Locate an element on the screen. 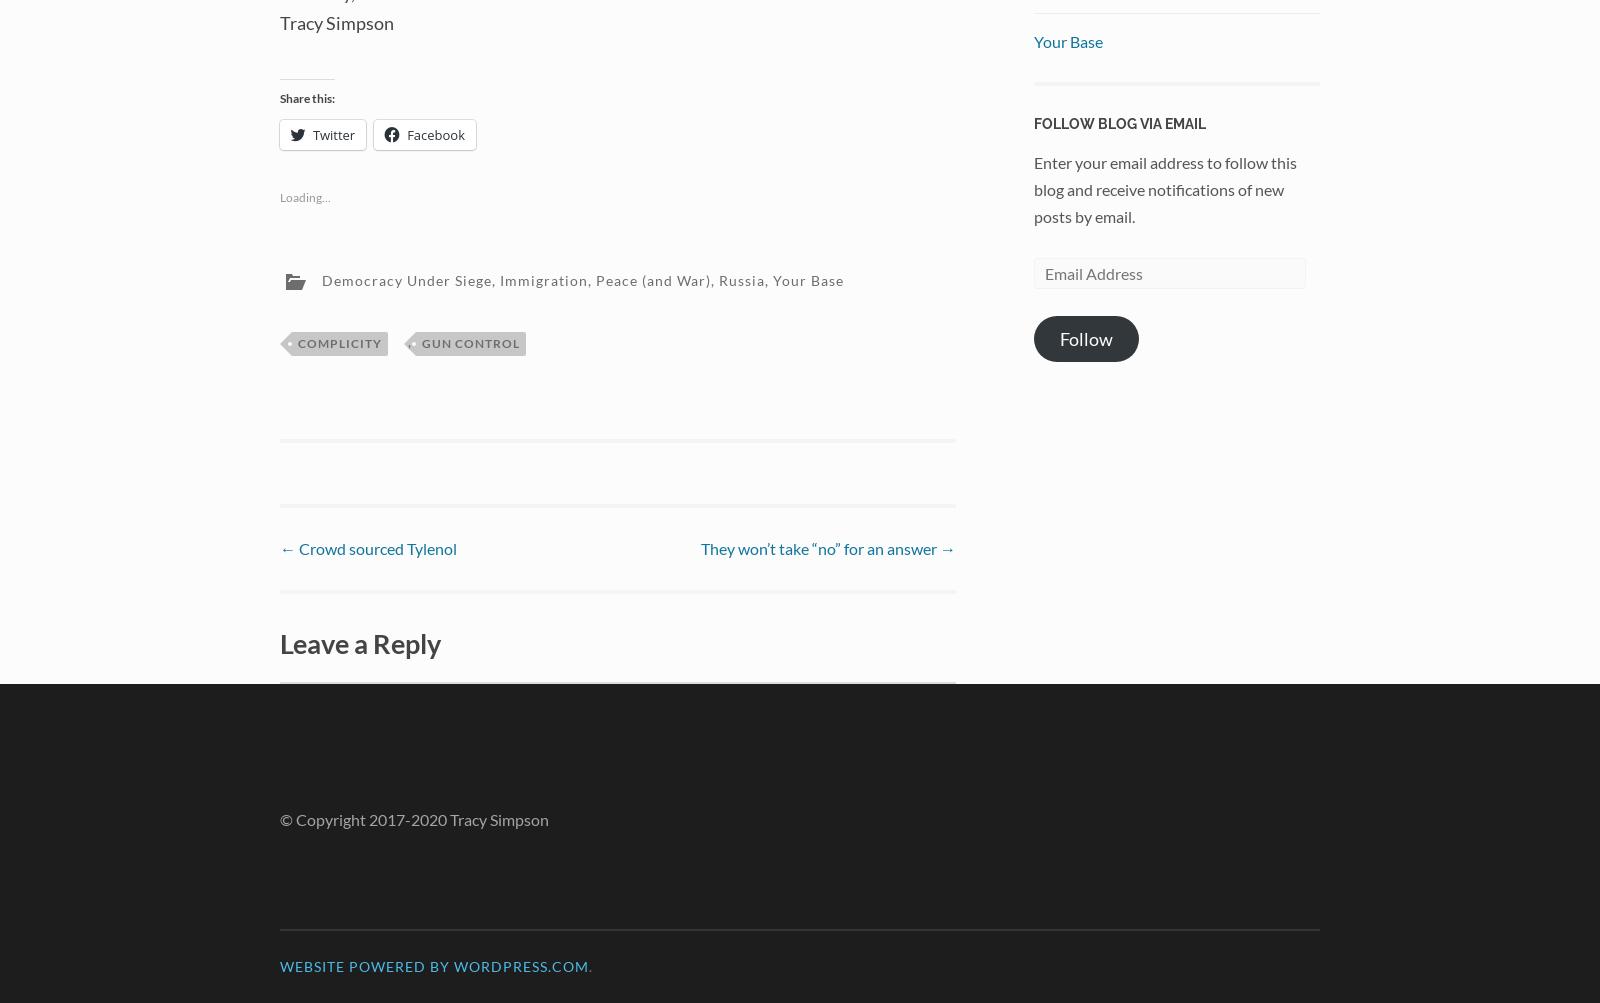 The height and width of the screenshot is (1003, 1600). 'Twitter' is located at coordinates (333, 133).